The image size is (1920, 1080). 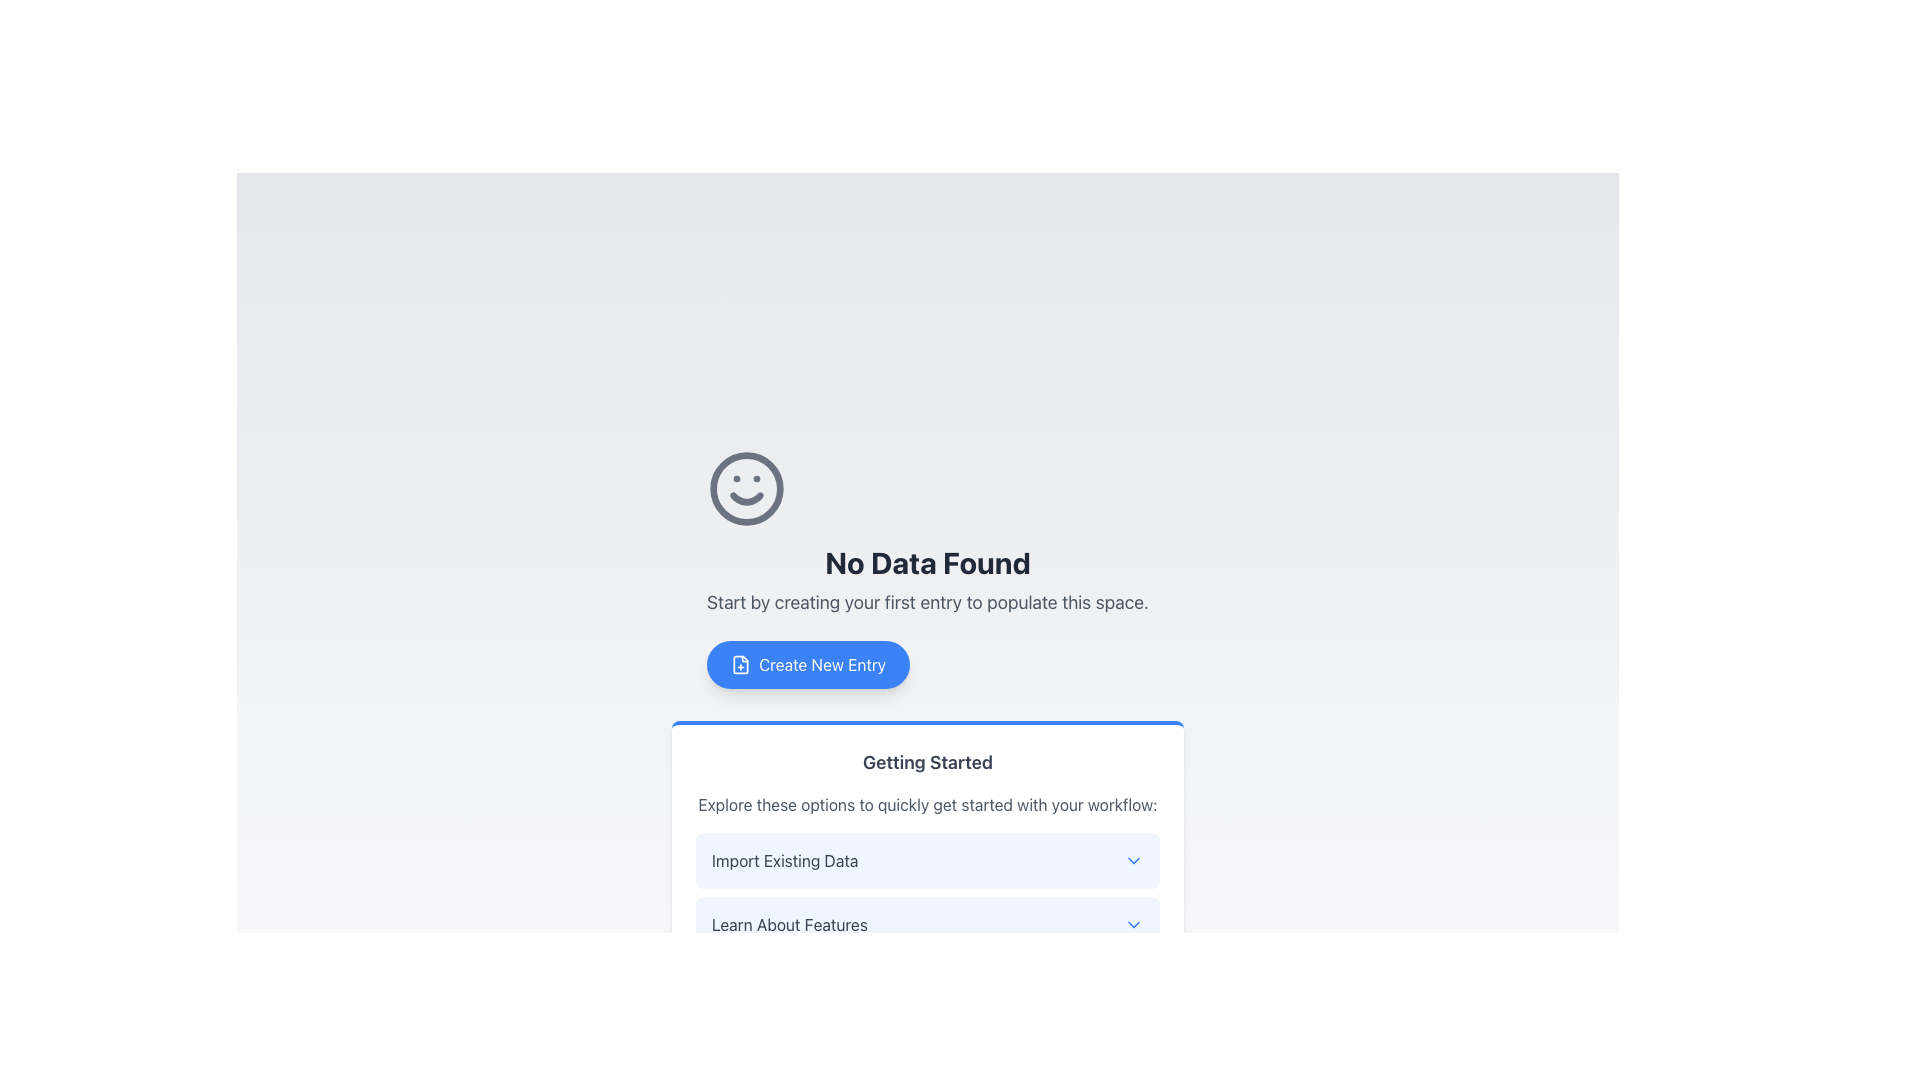 What do you see at coordinates (926, 601) in the screenshot?
I see `the static text element that provides guidance to the user, located beneath 'No Data Found' and above 'Create New Entry'` at bounding box center [926, 601].